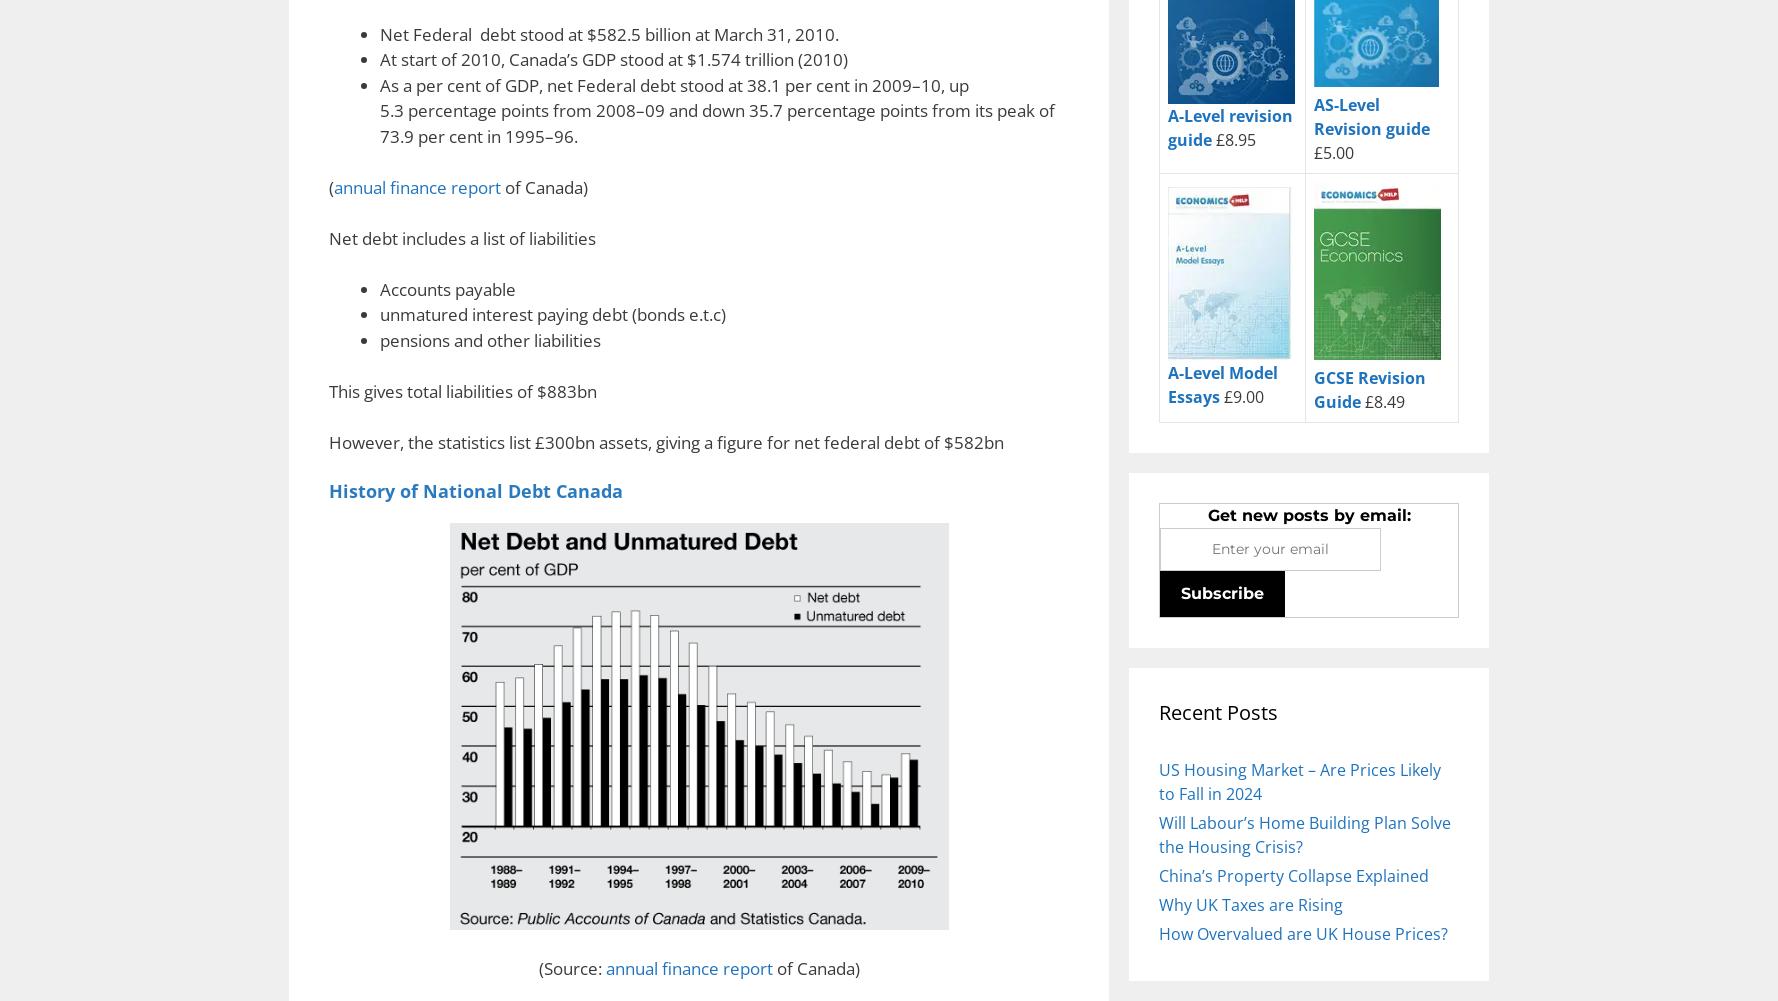  What do you see at coordinates (378, 288) in the screenshot?
I see `'Accounts payable'` at bounding box center [378, 288].